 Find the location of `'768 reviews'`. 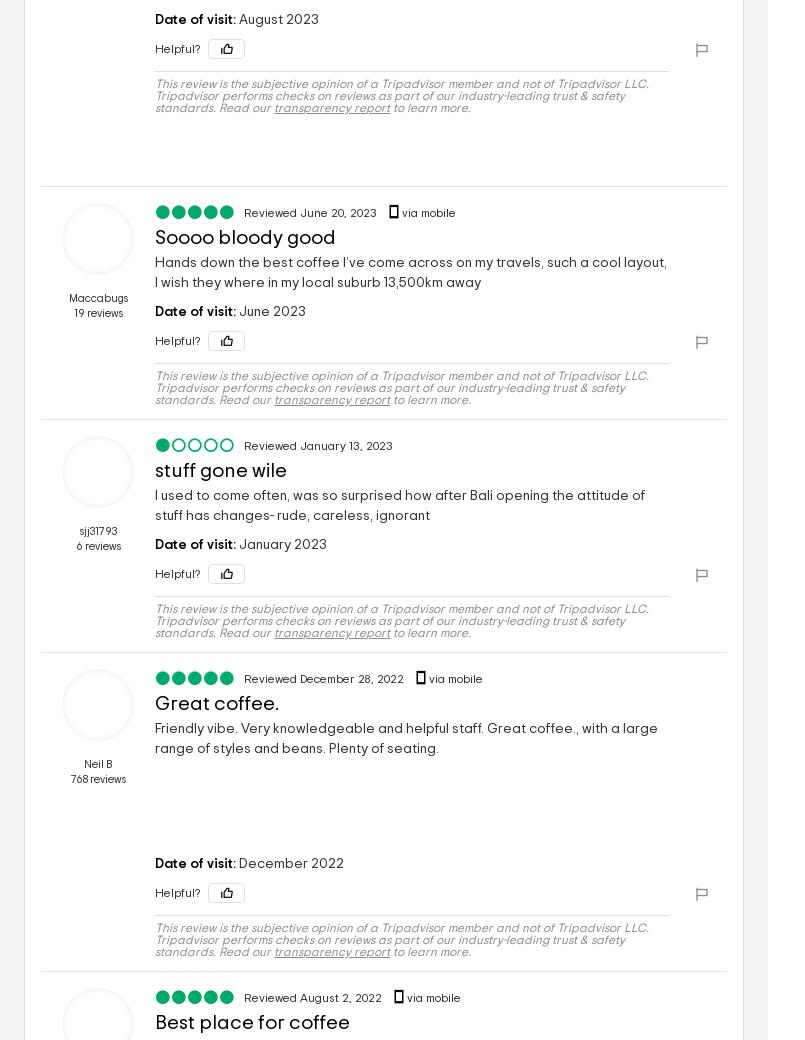

'768 reviews' is located at coordinates (96, 779).